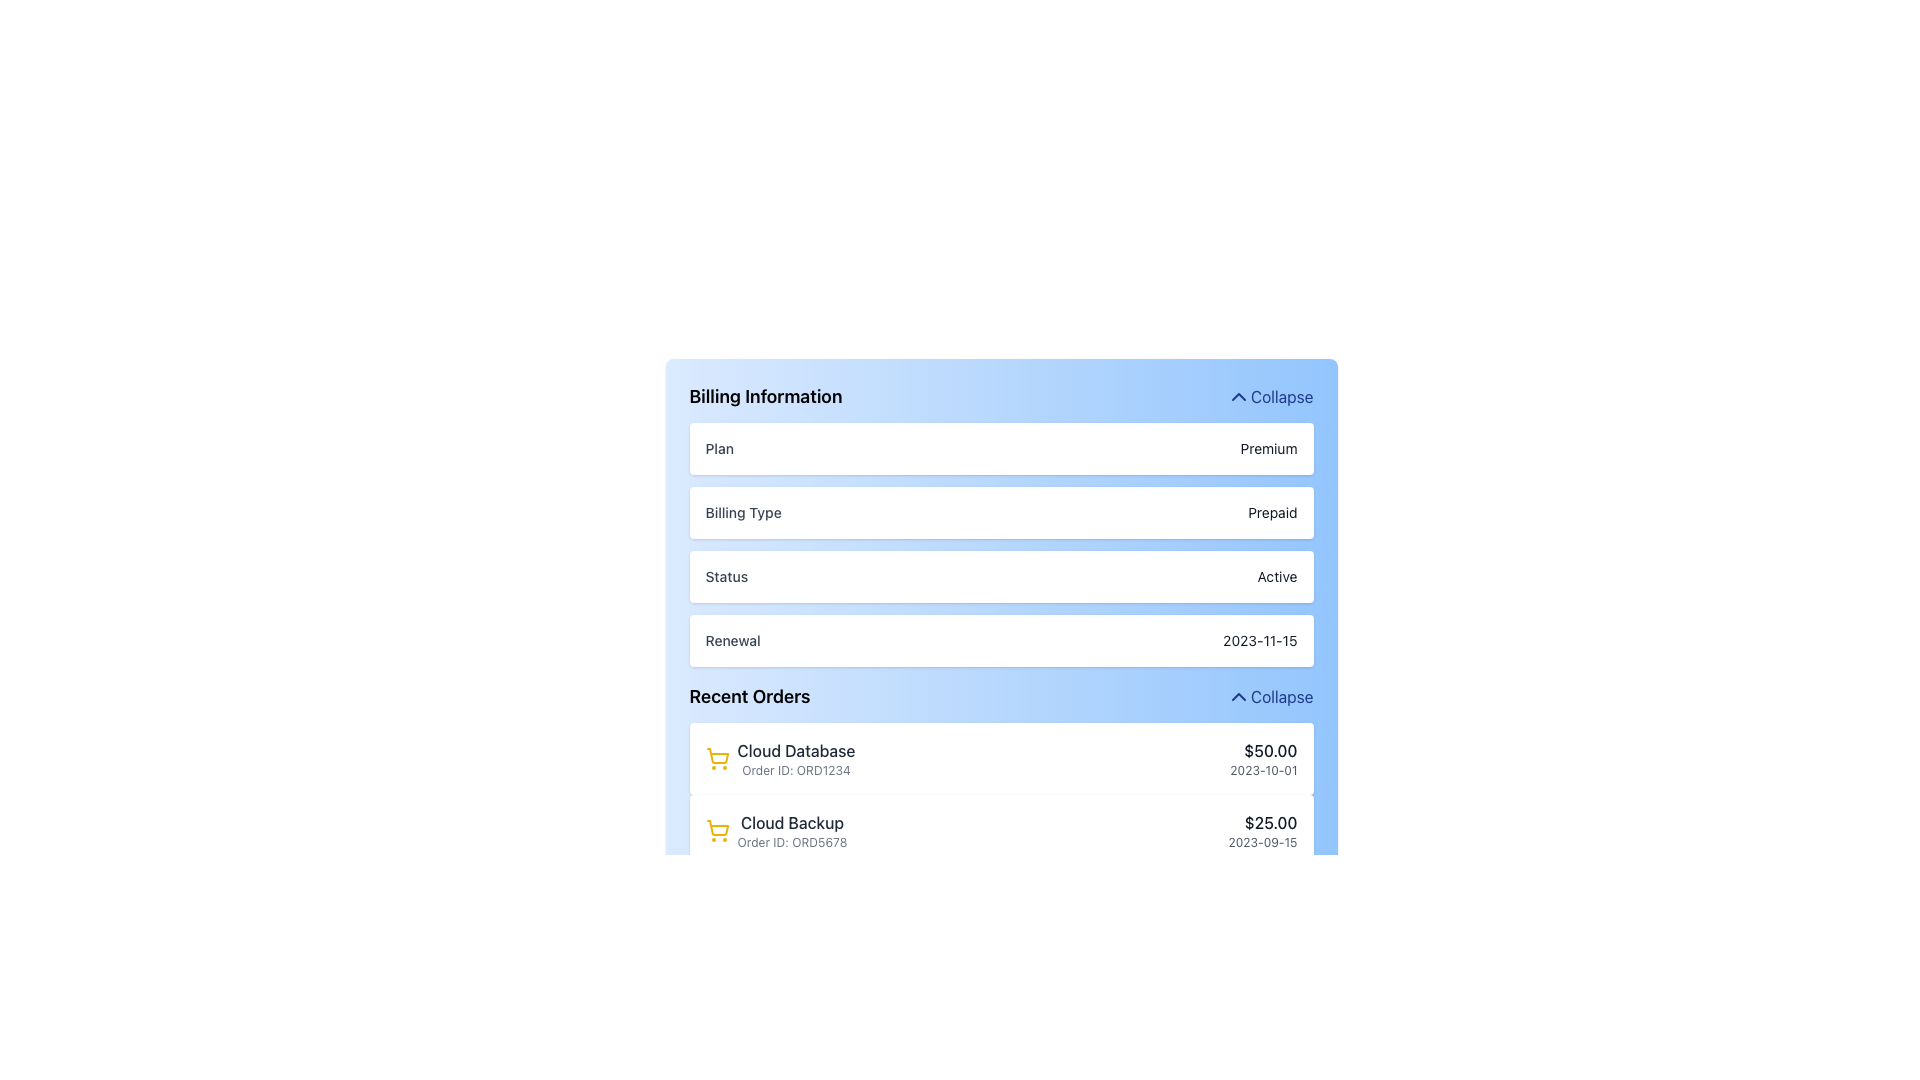 Image resolution: width=1920 pixels, height=1080 pixels. What do you see at coordinates (1267, 447) in the screenshot?
I see `the text label displaying the word 'Premium' in black font with a gray background, located in the Billing Information section and aligned to the right of the 'Plan' label` at bounding box center [1267, 447].